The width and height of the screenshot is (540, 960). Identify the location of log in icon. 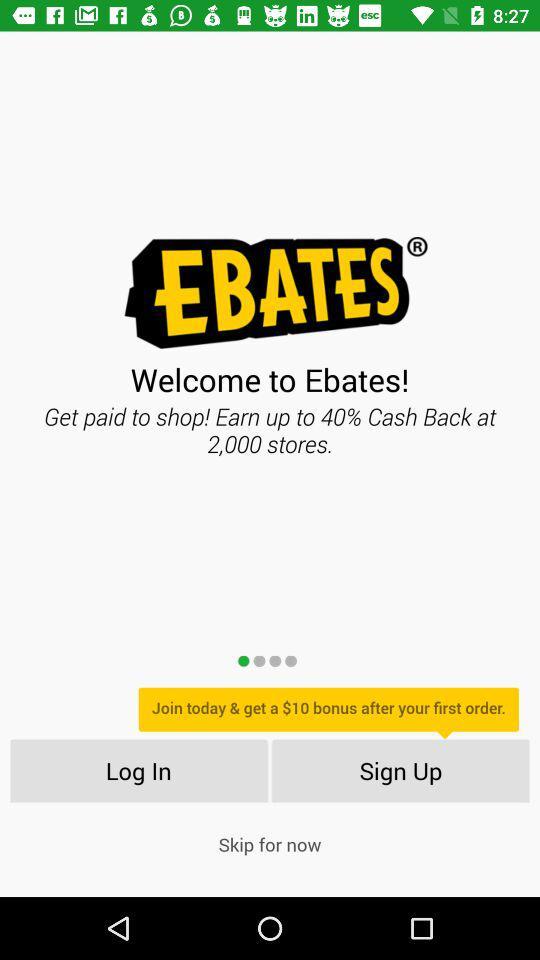
(137, 769).